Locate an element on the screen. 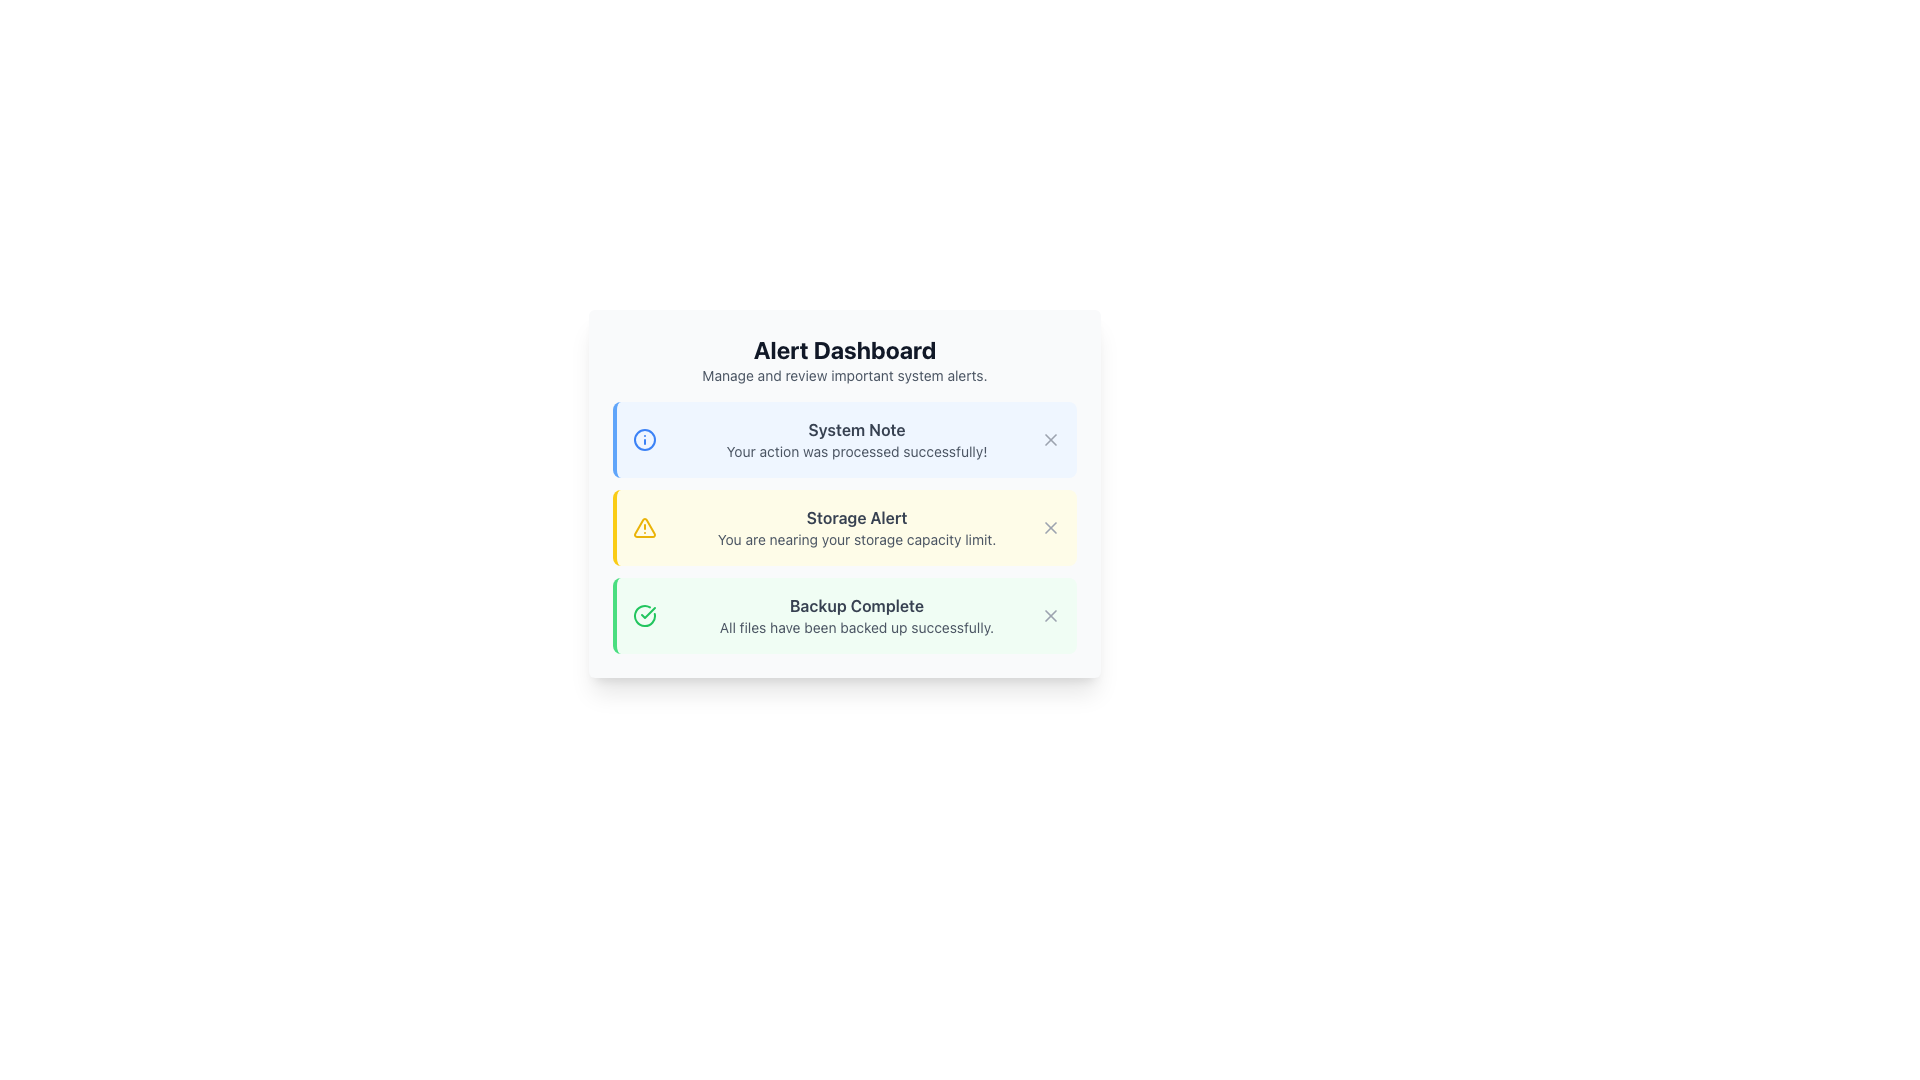 This screenshot has width=1920, height=1080. the close button of the 'Backup Complete' notification to change its color is located at coordinates (1050, 615).